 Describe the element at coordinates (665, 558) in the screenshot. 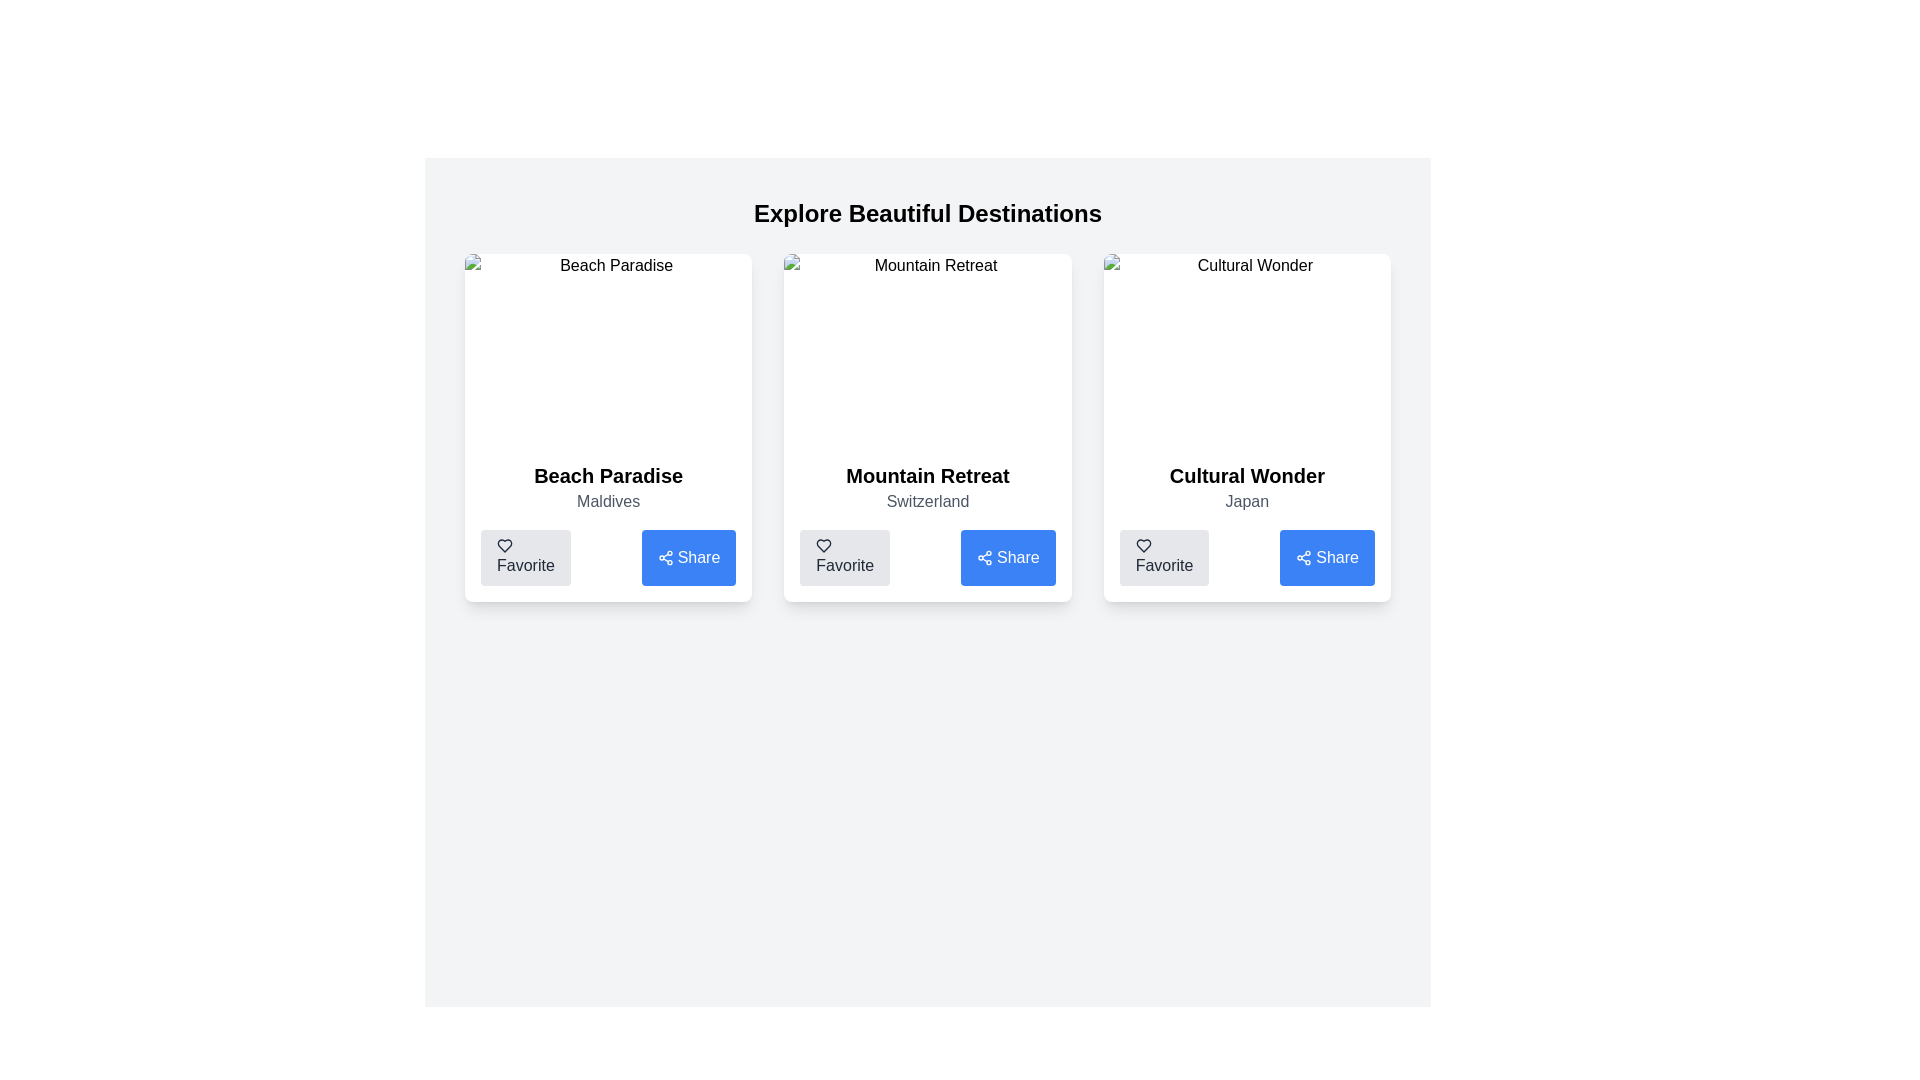

I see `the blue 'Share' button with white text and a share icon, located in the lower-right section of the 'Beach Paradise' card, next to the gray 'Favorite' button` at that location.